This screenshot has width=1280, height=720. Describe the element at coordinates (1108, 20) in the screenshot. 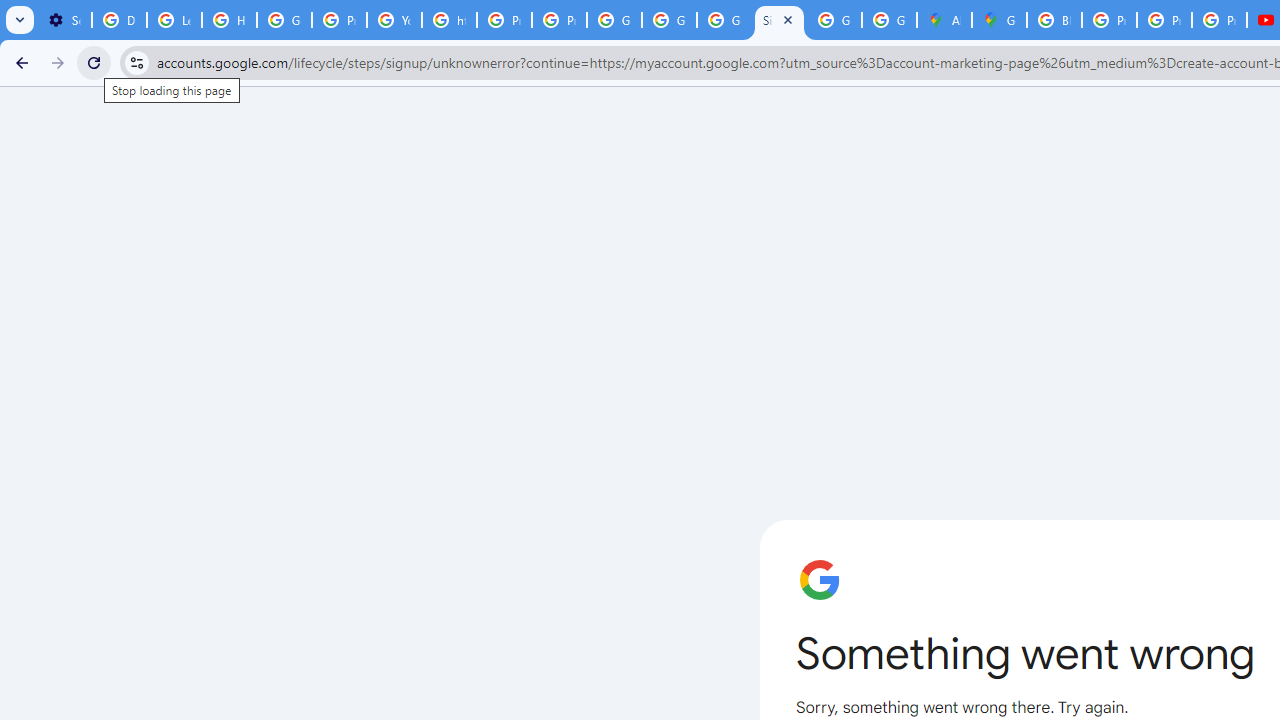

I see `'Privacy Help Center - Policies Help'` at that location.